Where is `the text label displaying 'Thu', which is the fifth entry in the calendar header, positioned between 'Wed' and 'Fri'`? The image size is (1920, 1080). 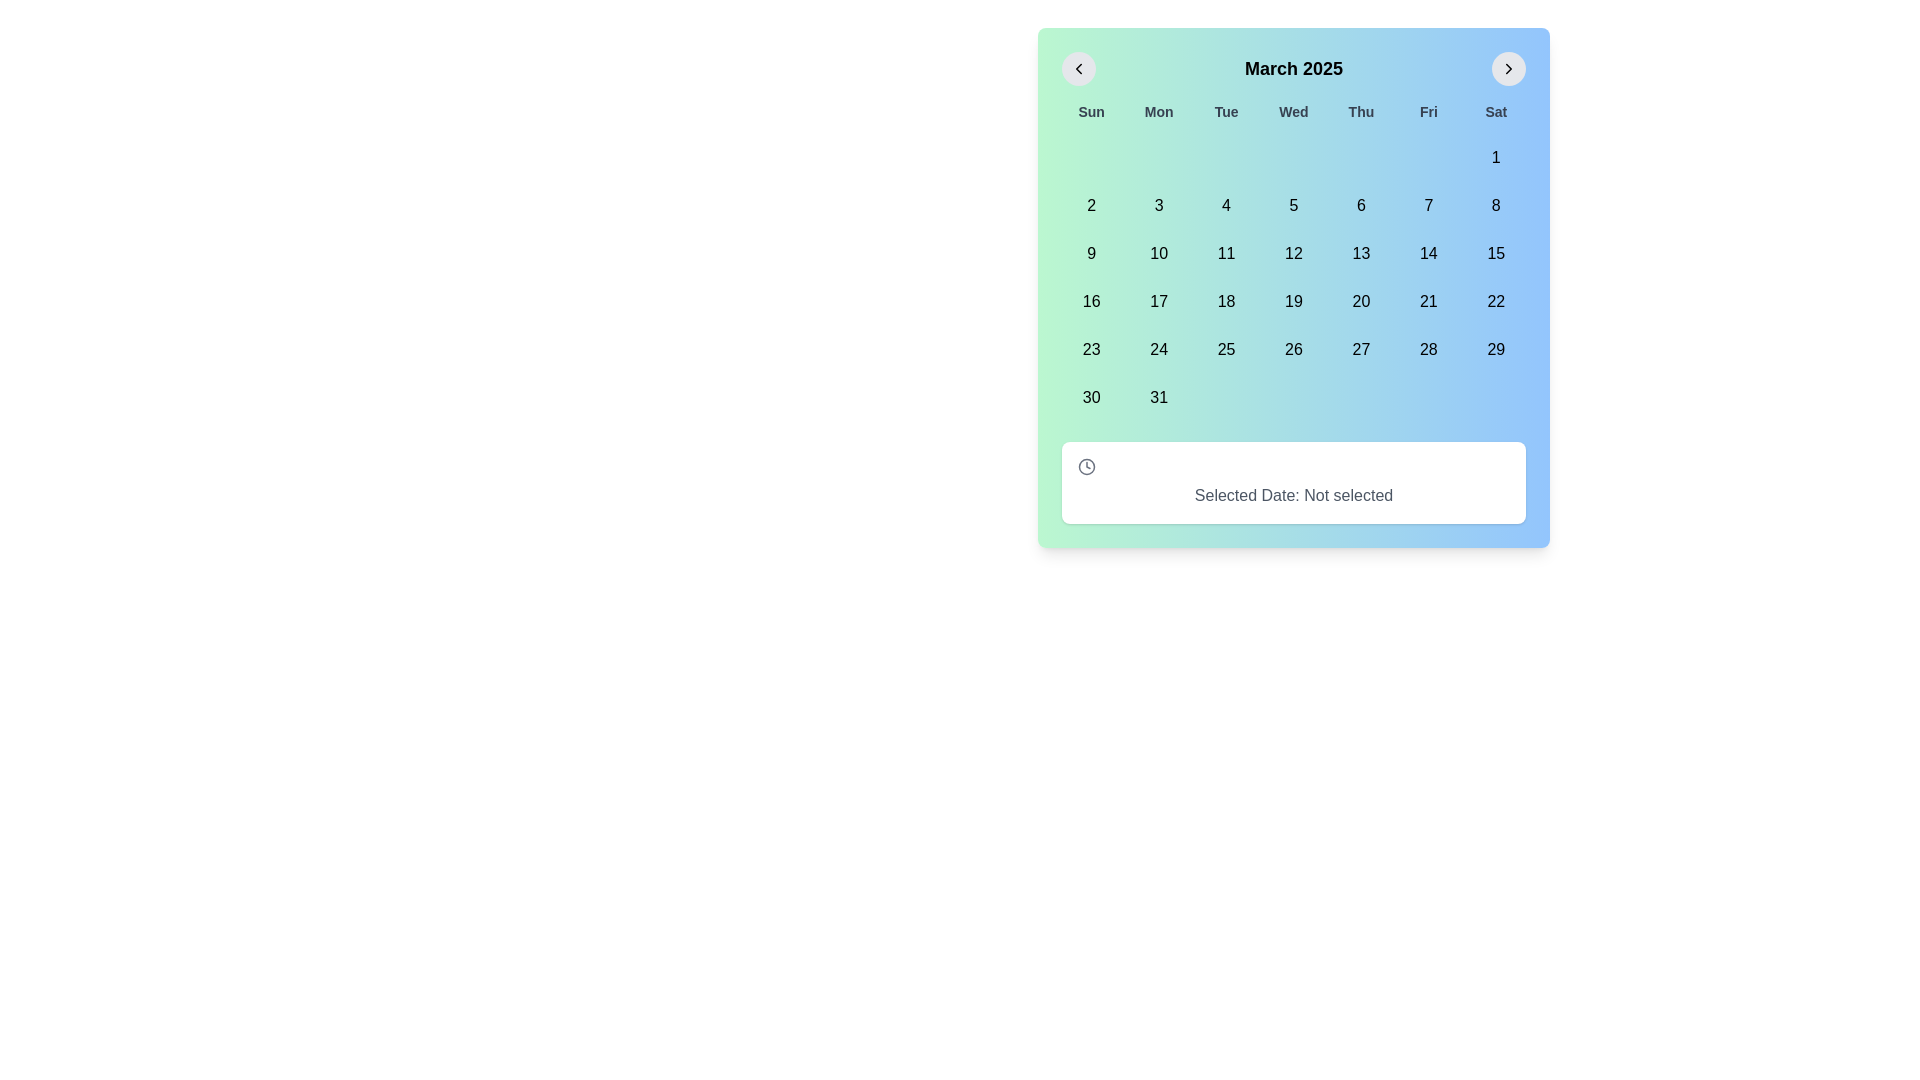 the text label displaying 'Thu', which is the fifth entry in the calendar header, positioned between 'Wed' and 'Fri' is located at coordinates (1360, 111).